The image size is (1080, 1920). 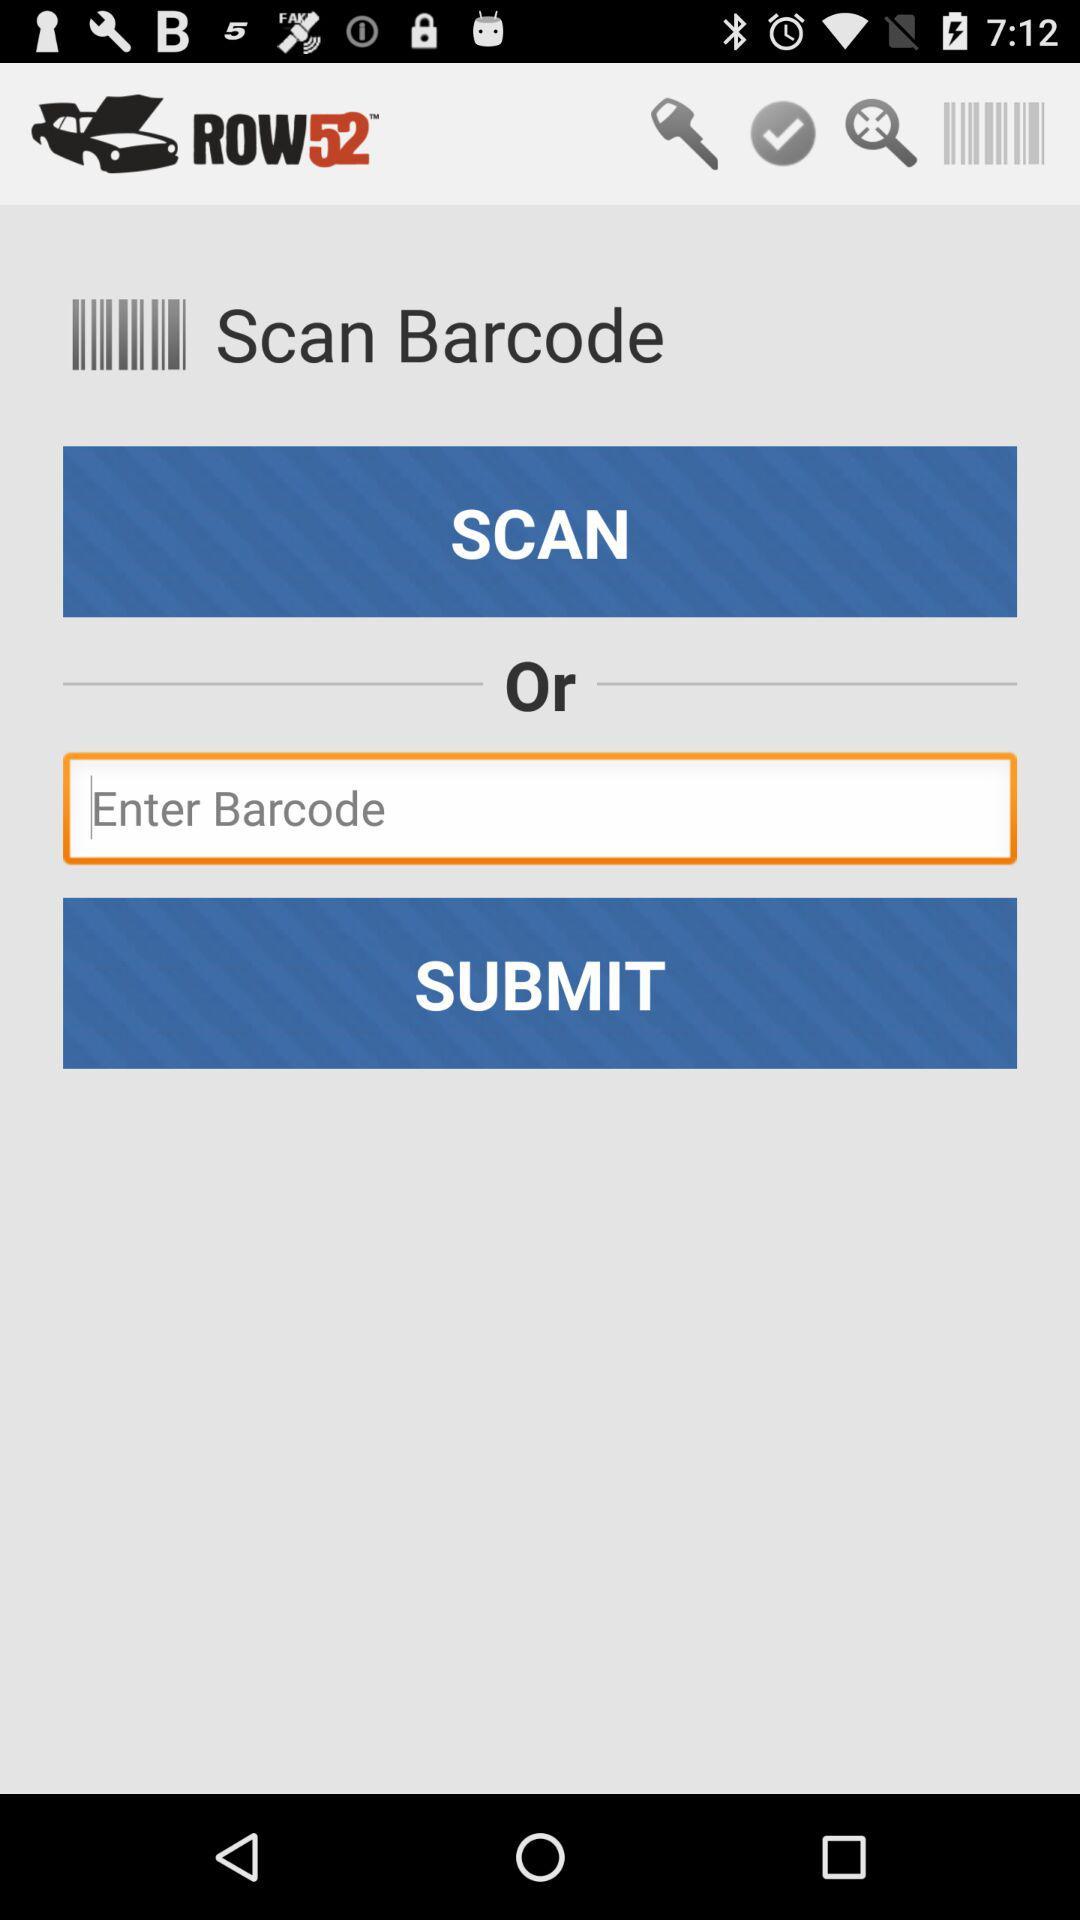 What do you see at coordinates (782, 142) in the screenshot?
I see `the check icon` at bounding box center [782, 142].